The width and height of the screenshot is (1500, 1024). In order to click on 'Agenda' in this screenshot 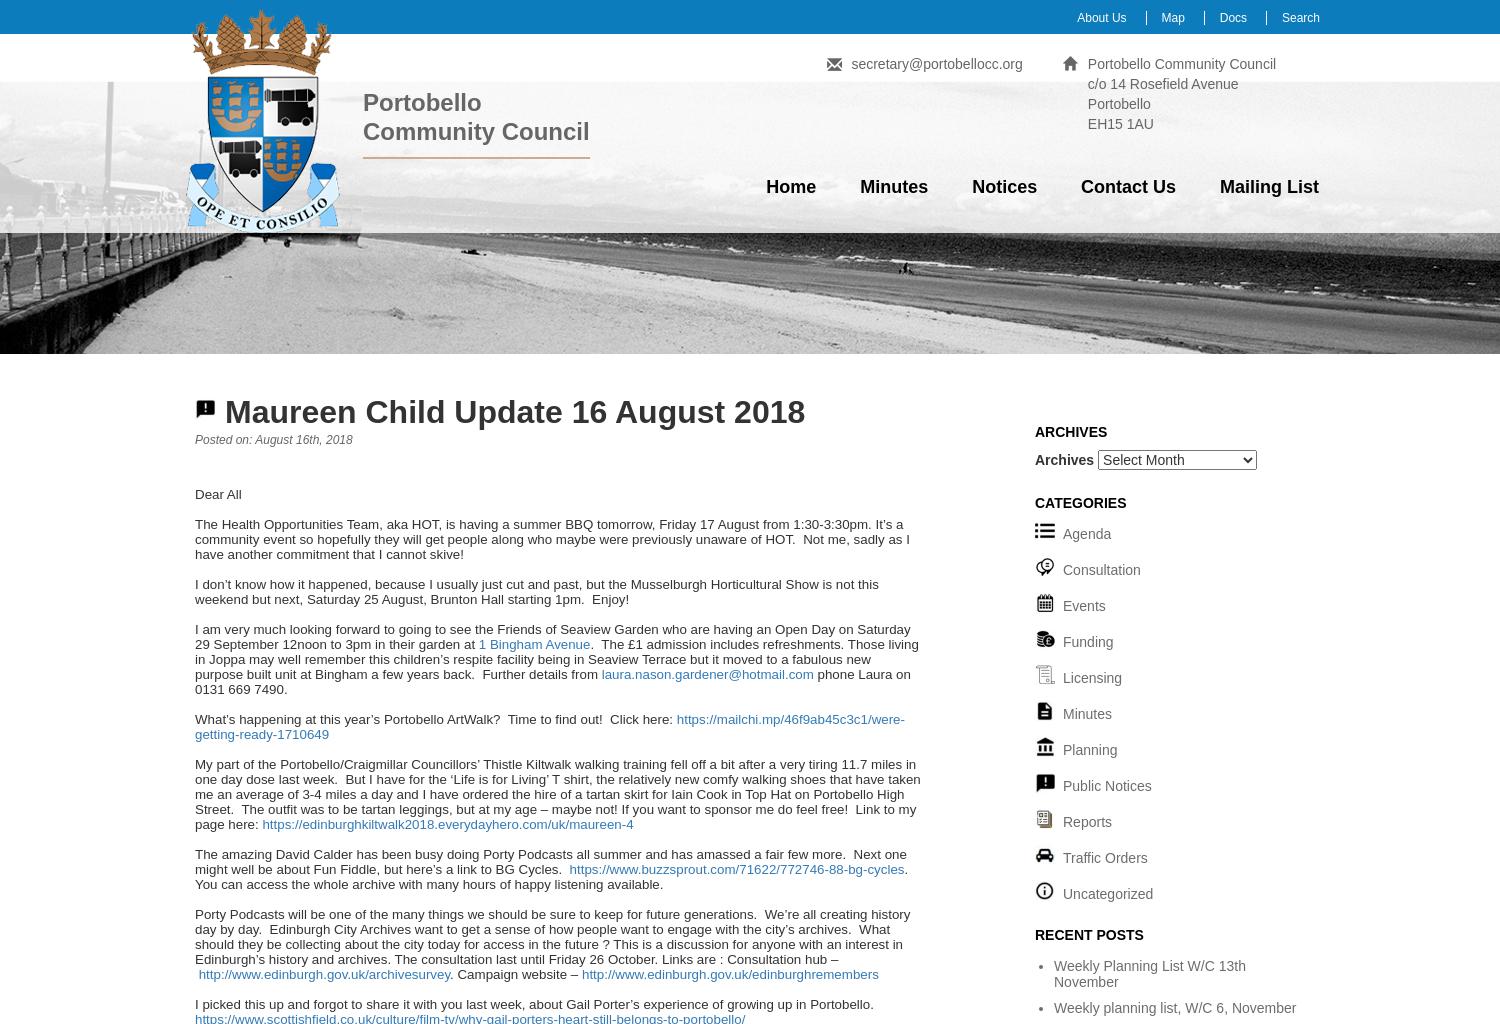, I will do `click(1086, 534)`.